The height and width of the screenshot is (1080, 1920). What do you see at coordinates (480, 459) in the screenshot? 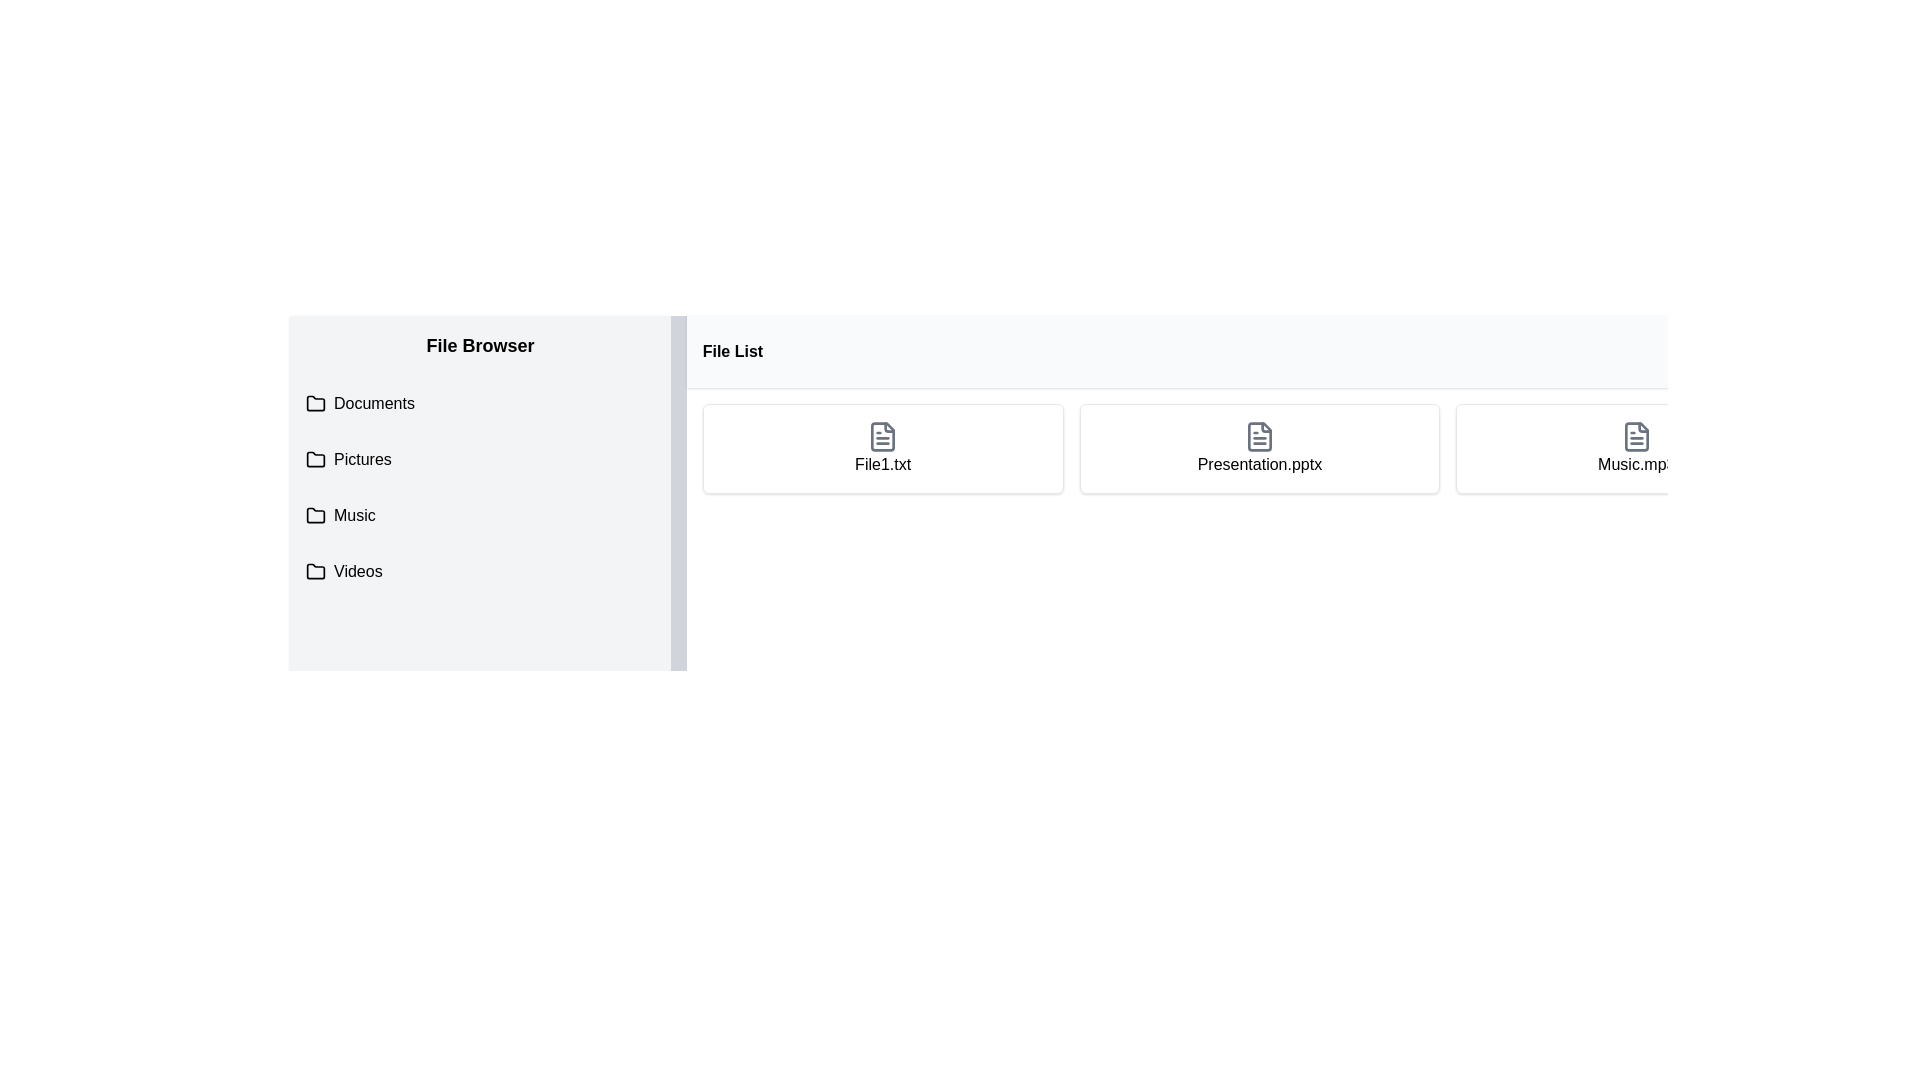
I see `the 'Pictures' list item in the left sidebar of the File Browser to observe the hover effect` at bounding box center [480, 459].